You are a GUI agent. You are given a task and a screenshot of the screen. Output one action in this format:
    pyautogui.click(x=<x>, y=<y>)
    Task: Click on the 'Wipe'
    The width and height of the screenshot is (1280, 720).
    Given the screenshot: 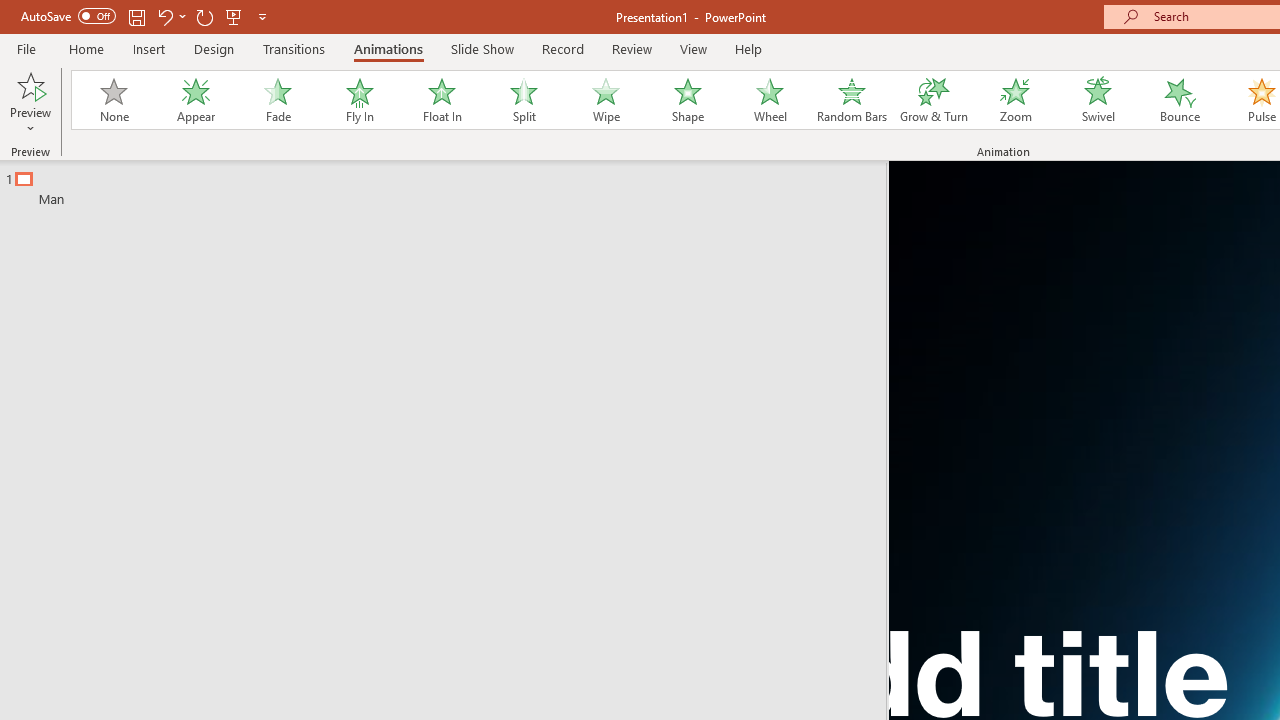 What is the action you would take?
    pyautogui.click(x=604, y=100)
    